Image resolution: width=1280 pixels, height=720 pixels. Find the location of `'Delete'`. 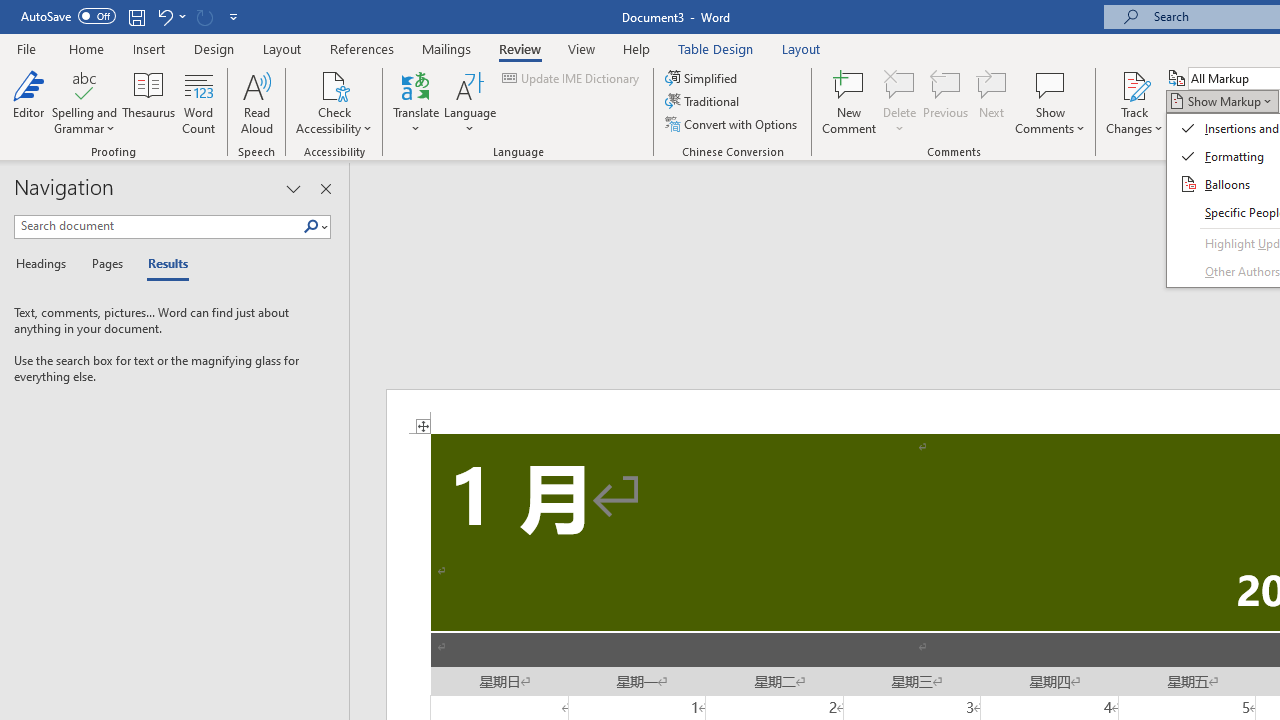

'Delete' is located at coordinates (899, 84).